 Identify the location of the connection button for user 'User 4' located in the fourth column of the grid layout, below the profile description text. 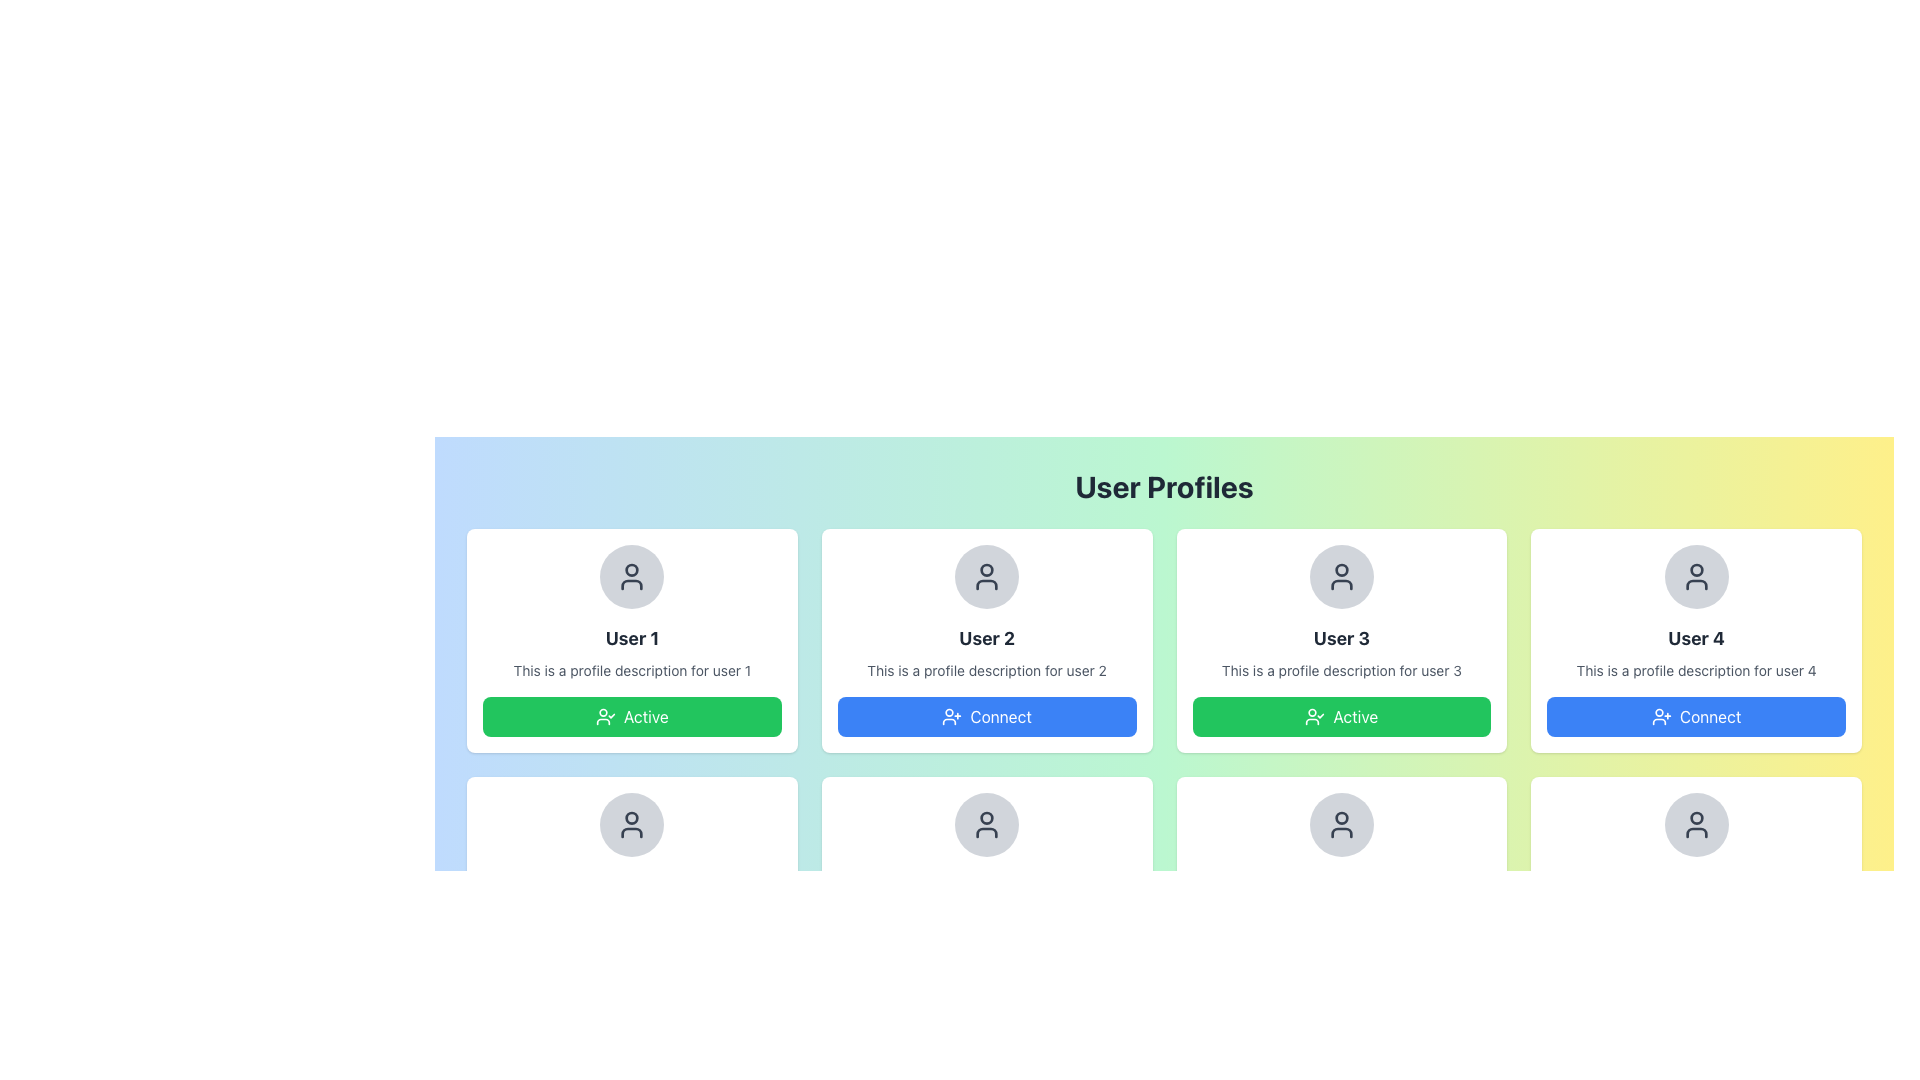
(1695, 716).